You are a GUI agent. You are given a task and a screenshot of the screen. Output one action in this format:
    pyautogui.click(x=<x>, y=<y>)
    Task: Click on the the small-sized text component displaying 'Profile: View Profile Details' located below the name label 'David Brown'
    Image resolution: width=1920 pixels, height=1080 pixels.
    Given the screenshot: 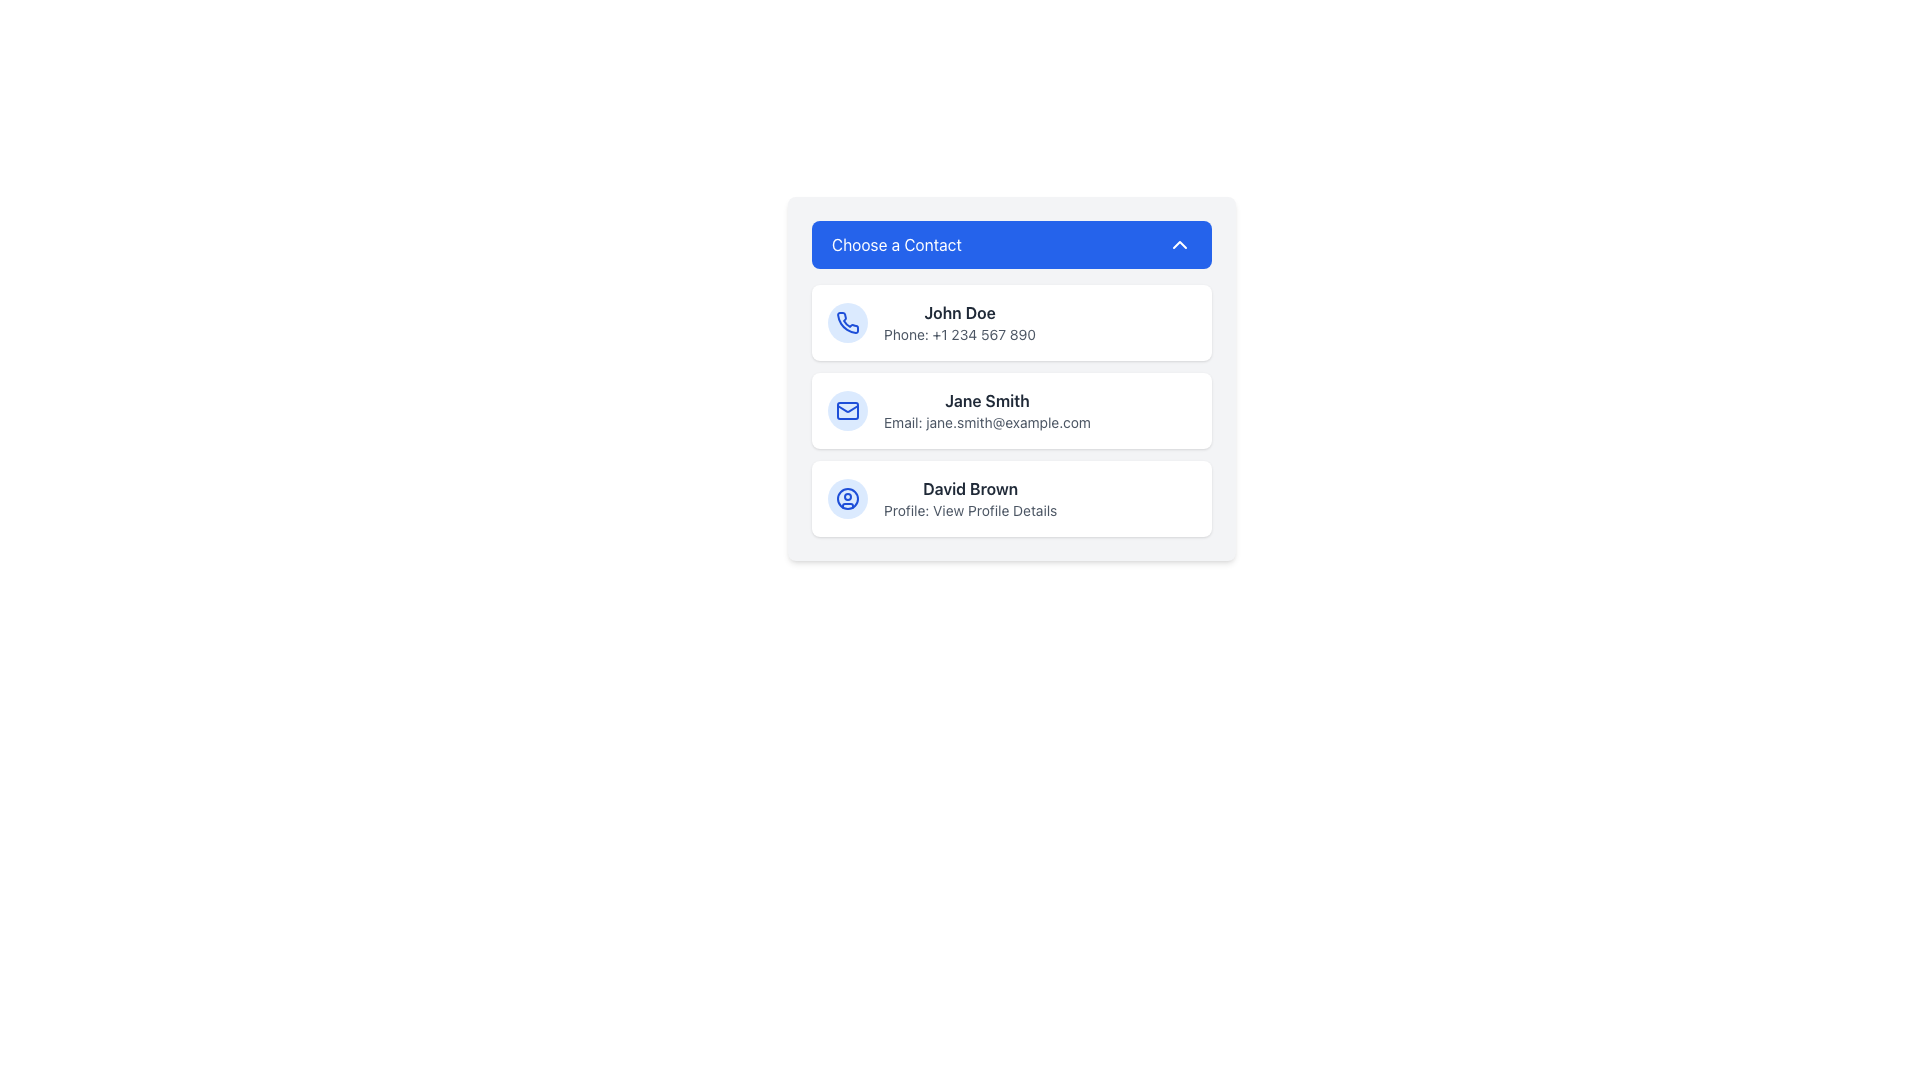 What is the action you would take?
    pyautogui.click(x=970, y=509)
    